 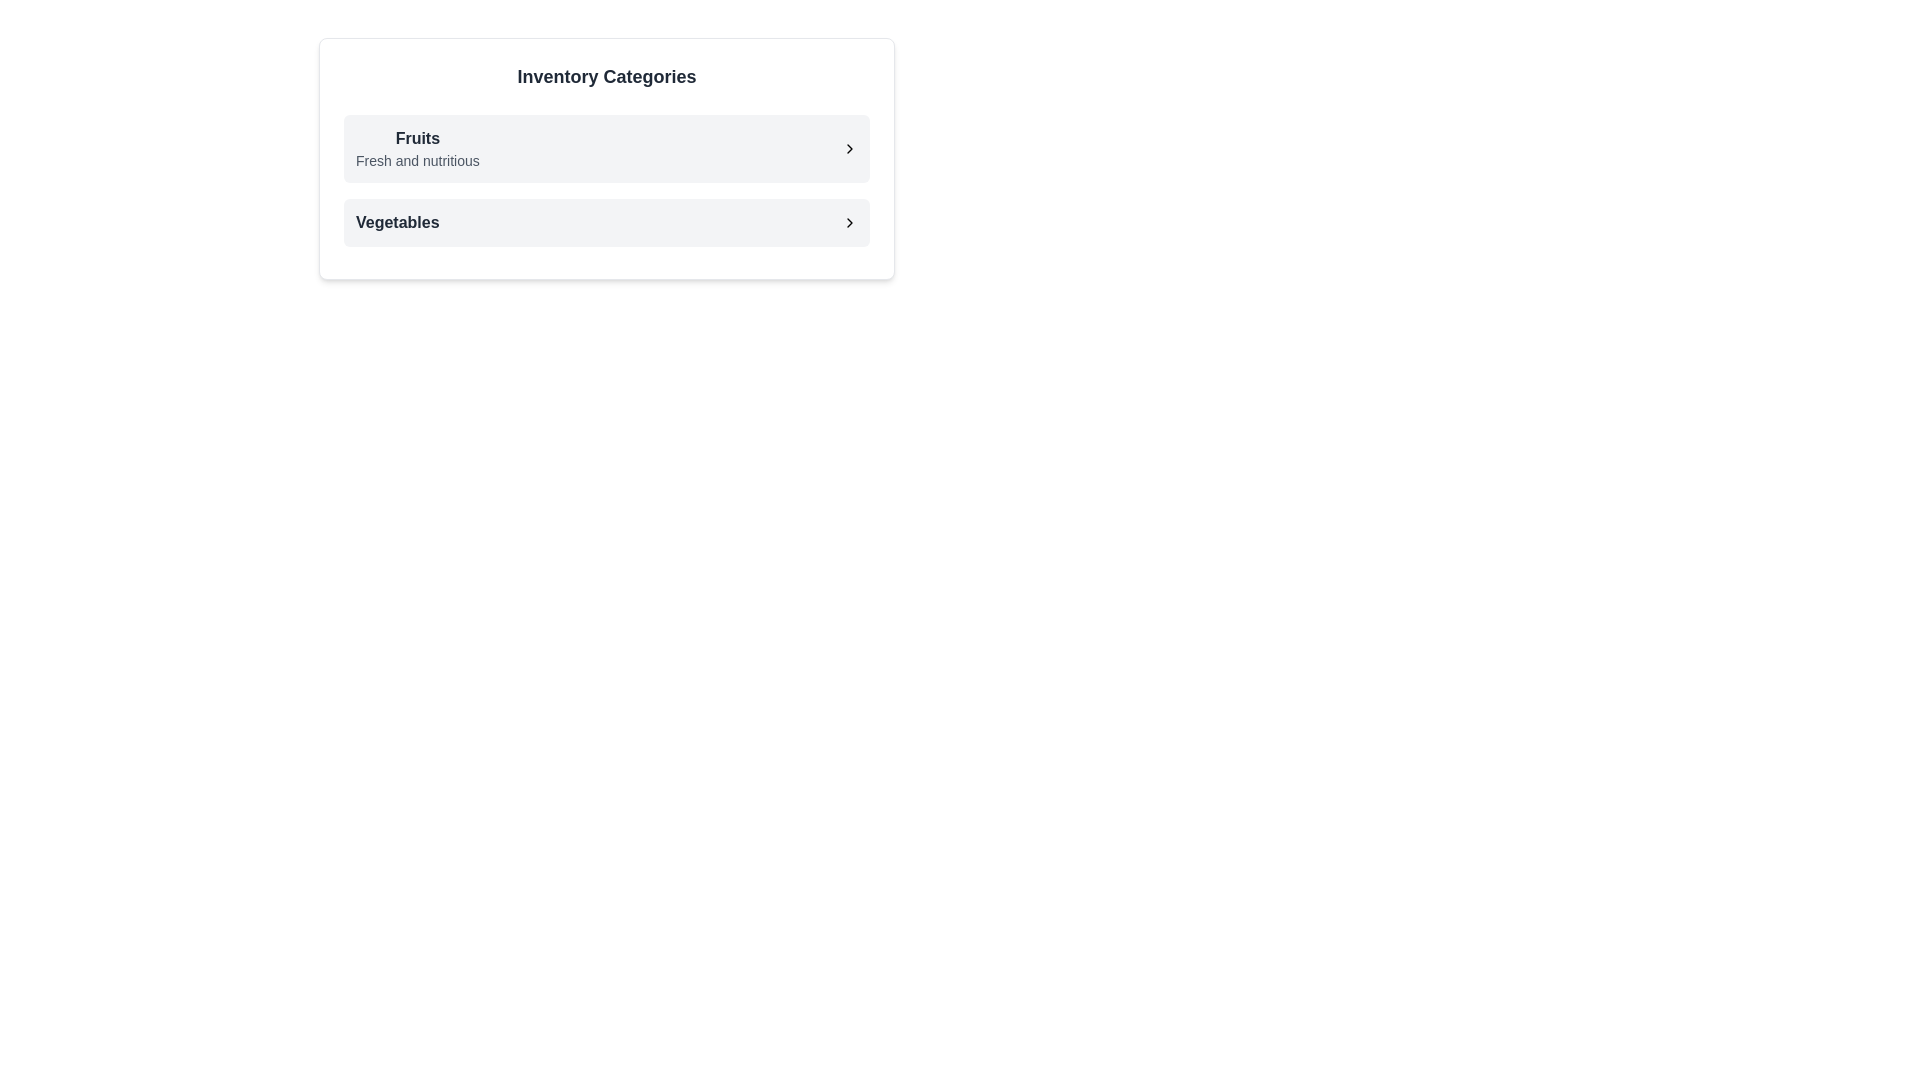 What do you see at coordinates (416, 137) in the screenshot?
I see `the bold title text 'Fruits', which serves as the category title in the inventory list, positioned at the top of the list item above the description 'Fresh and nutritious'` at bounding box center [416, 137].